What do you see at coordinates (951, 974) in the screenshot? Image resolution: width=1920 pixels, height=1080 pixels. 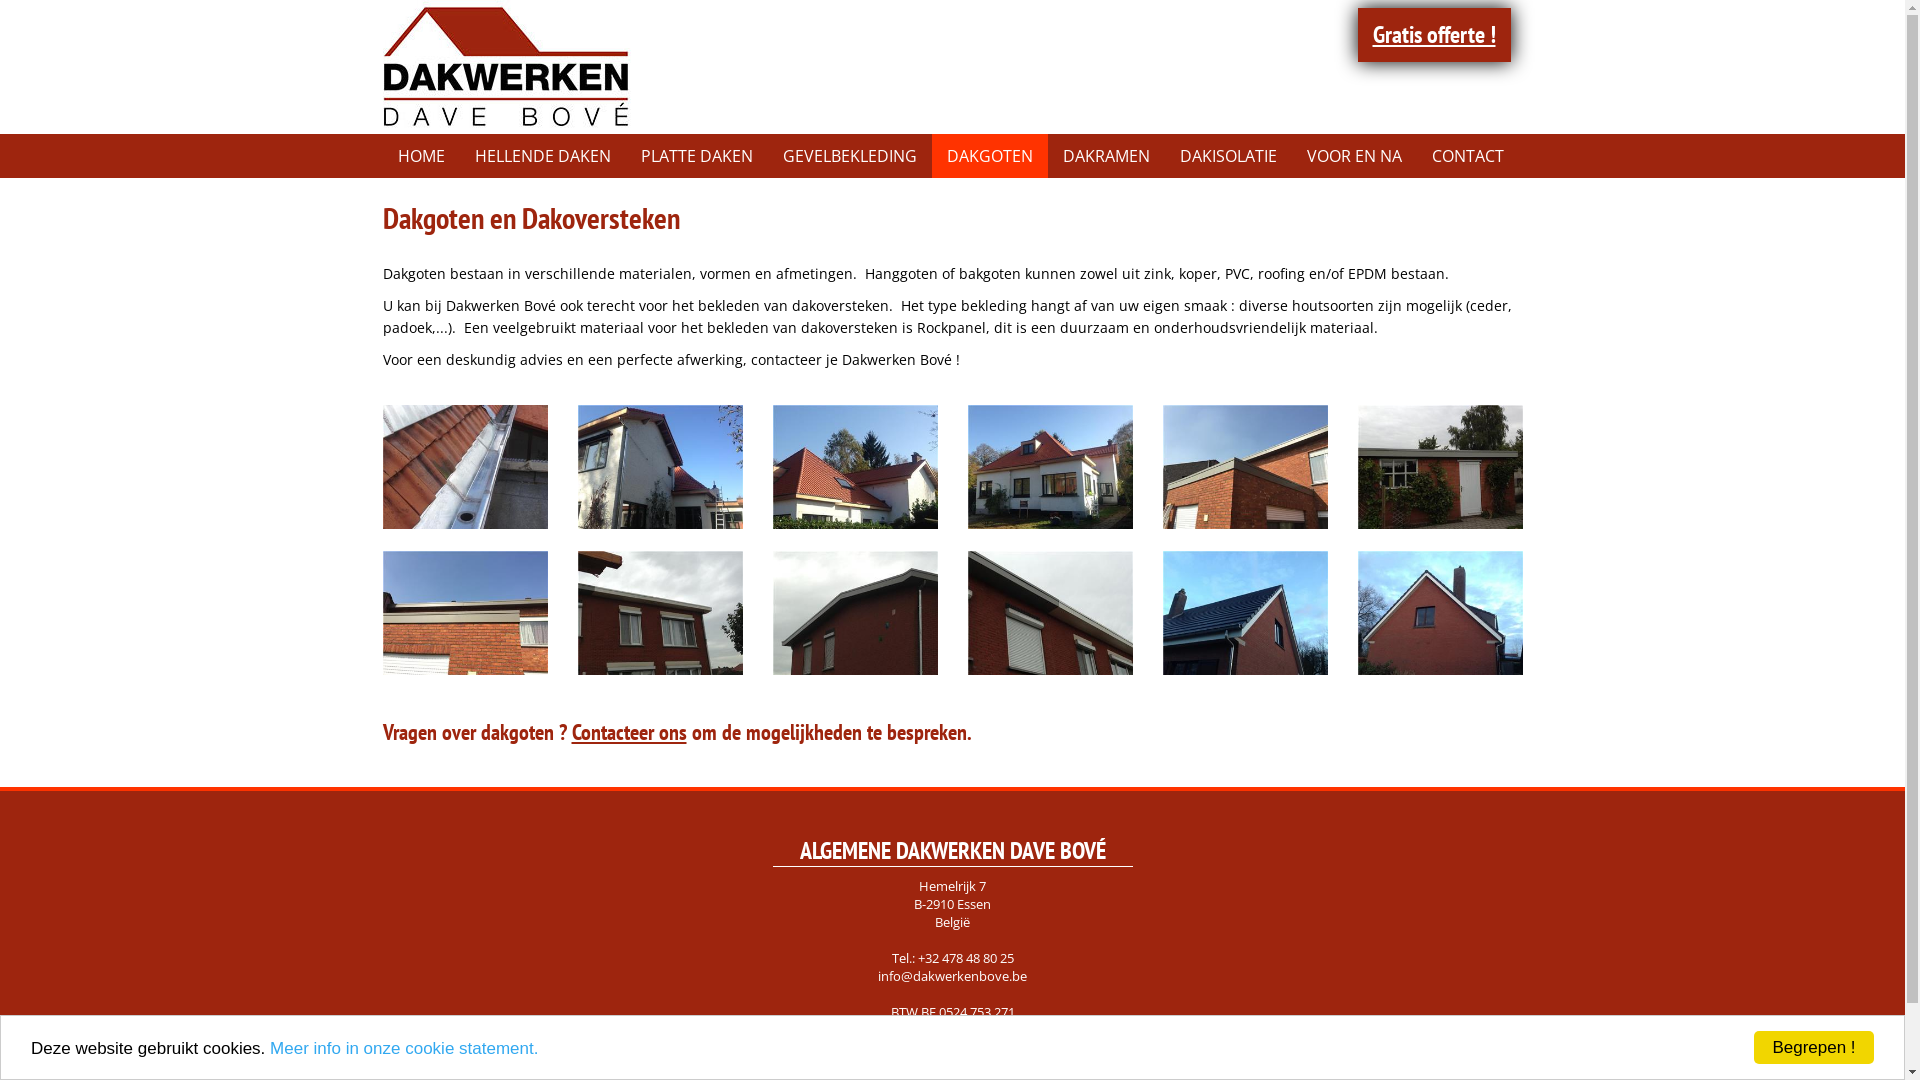 I see `'info@dakwerkenbove.be'` at bounding box center [951, 974].